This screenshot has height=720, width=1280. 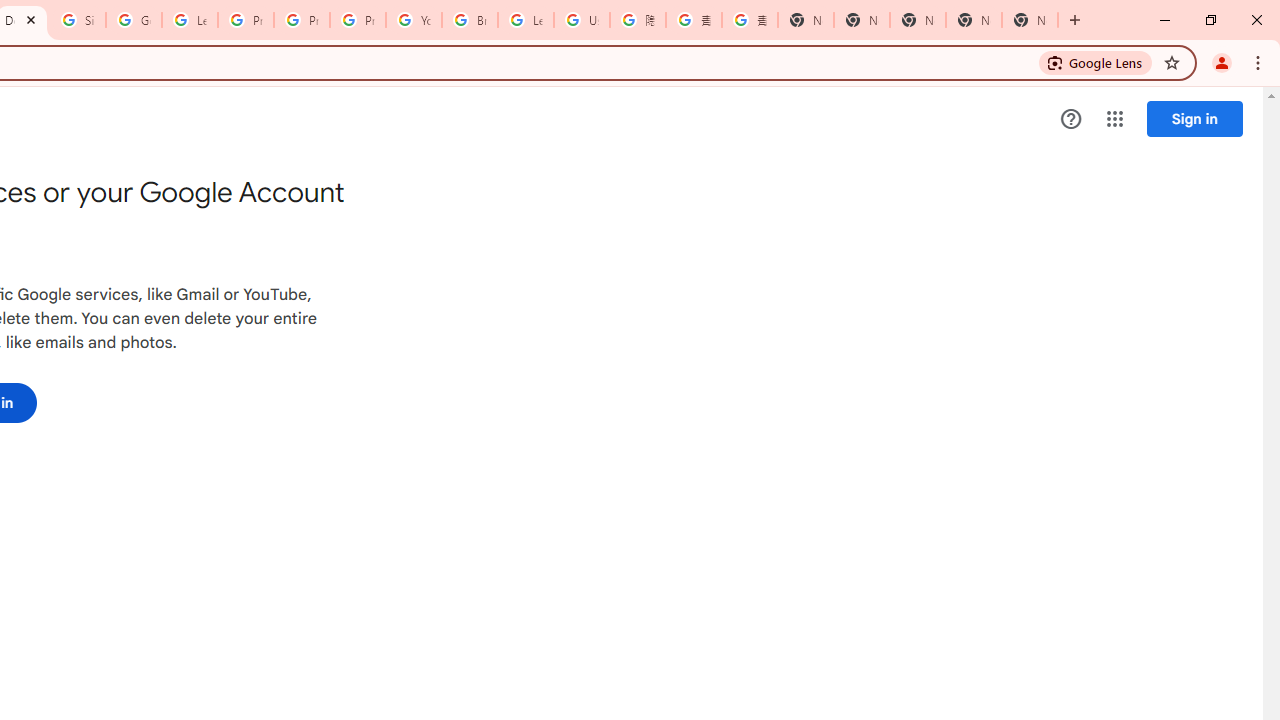 What do you see at coordinates (301, 20) in the screenshot?
I see `'Privacy Help Center - Policies Help'` at bounding box center [301, 20].